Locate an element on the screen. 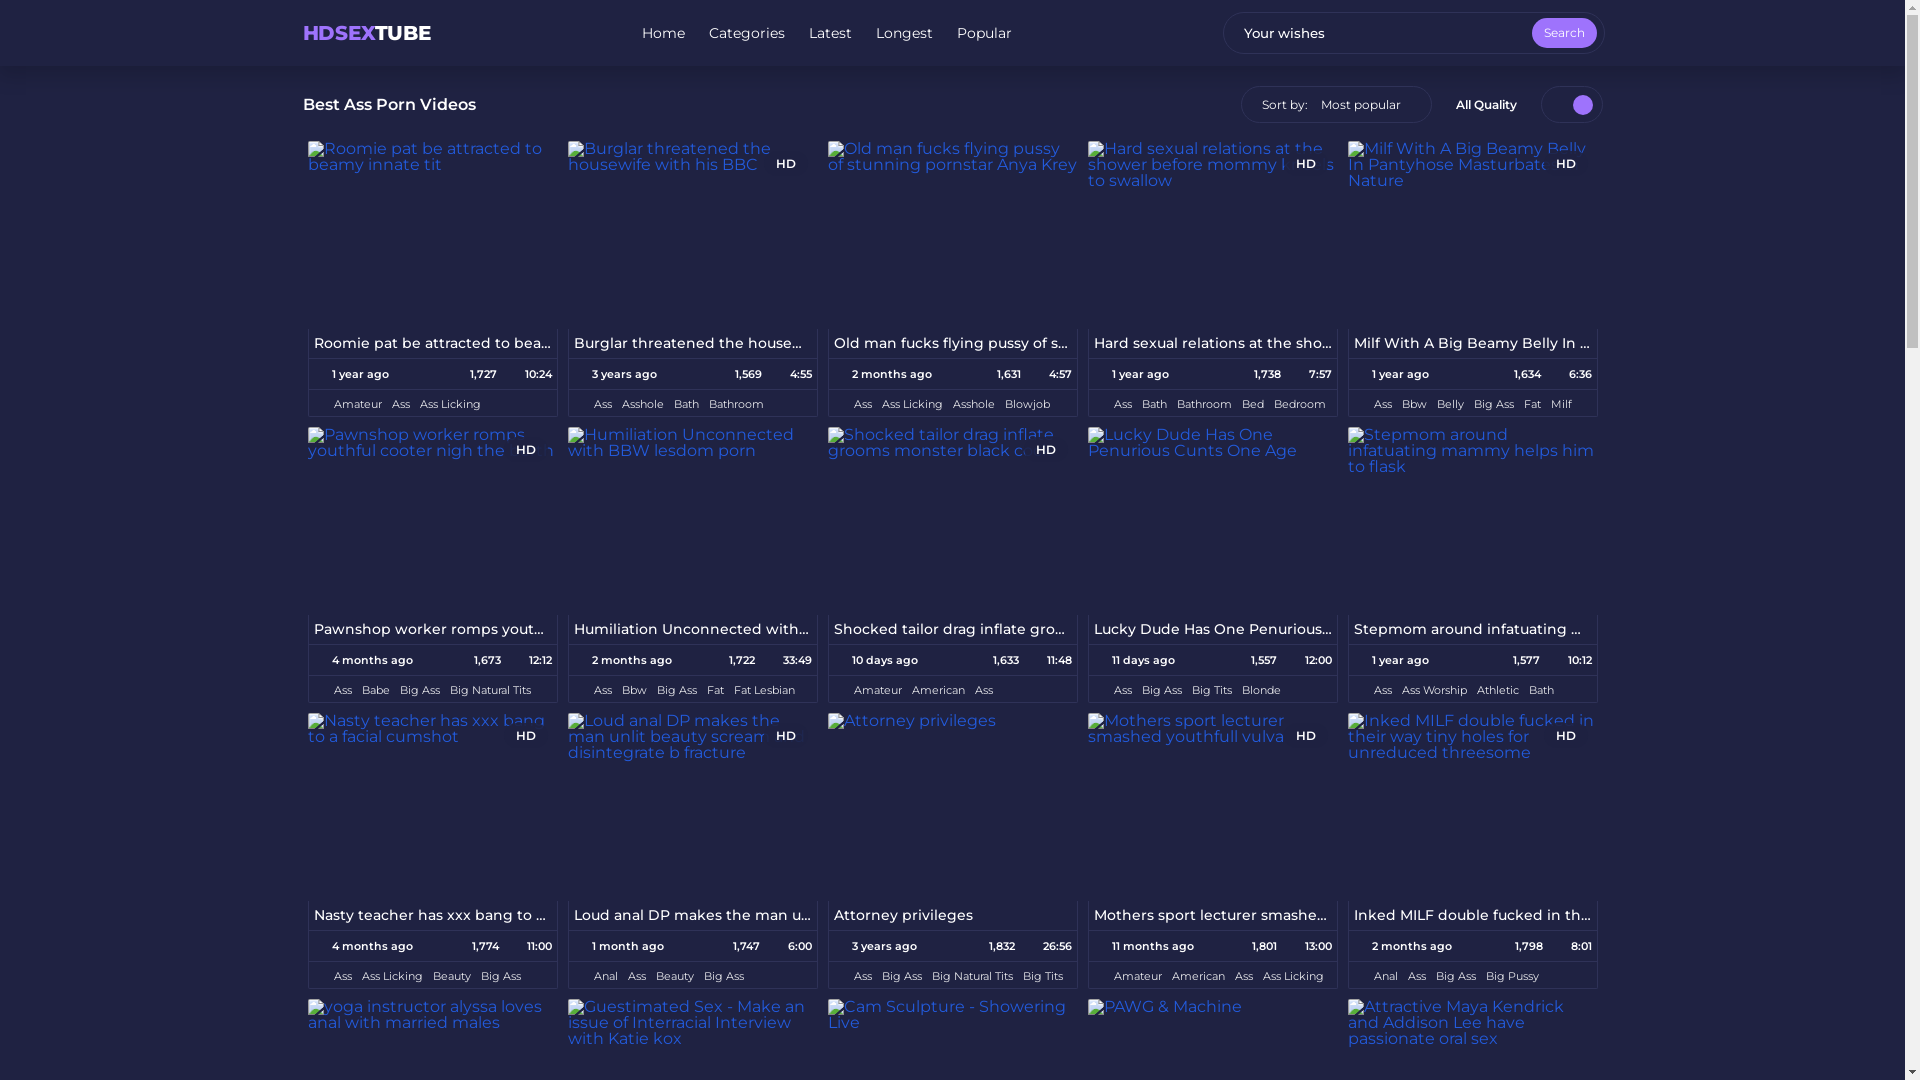  'Latest' is located at coordinates (830, 33).